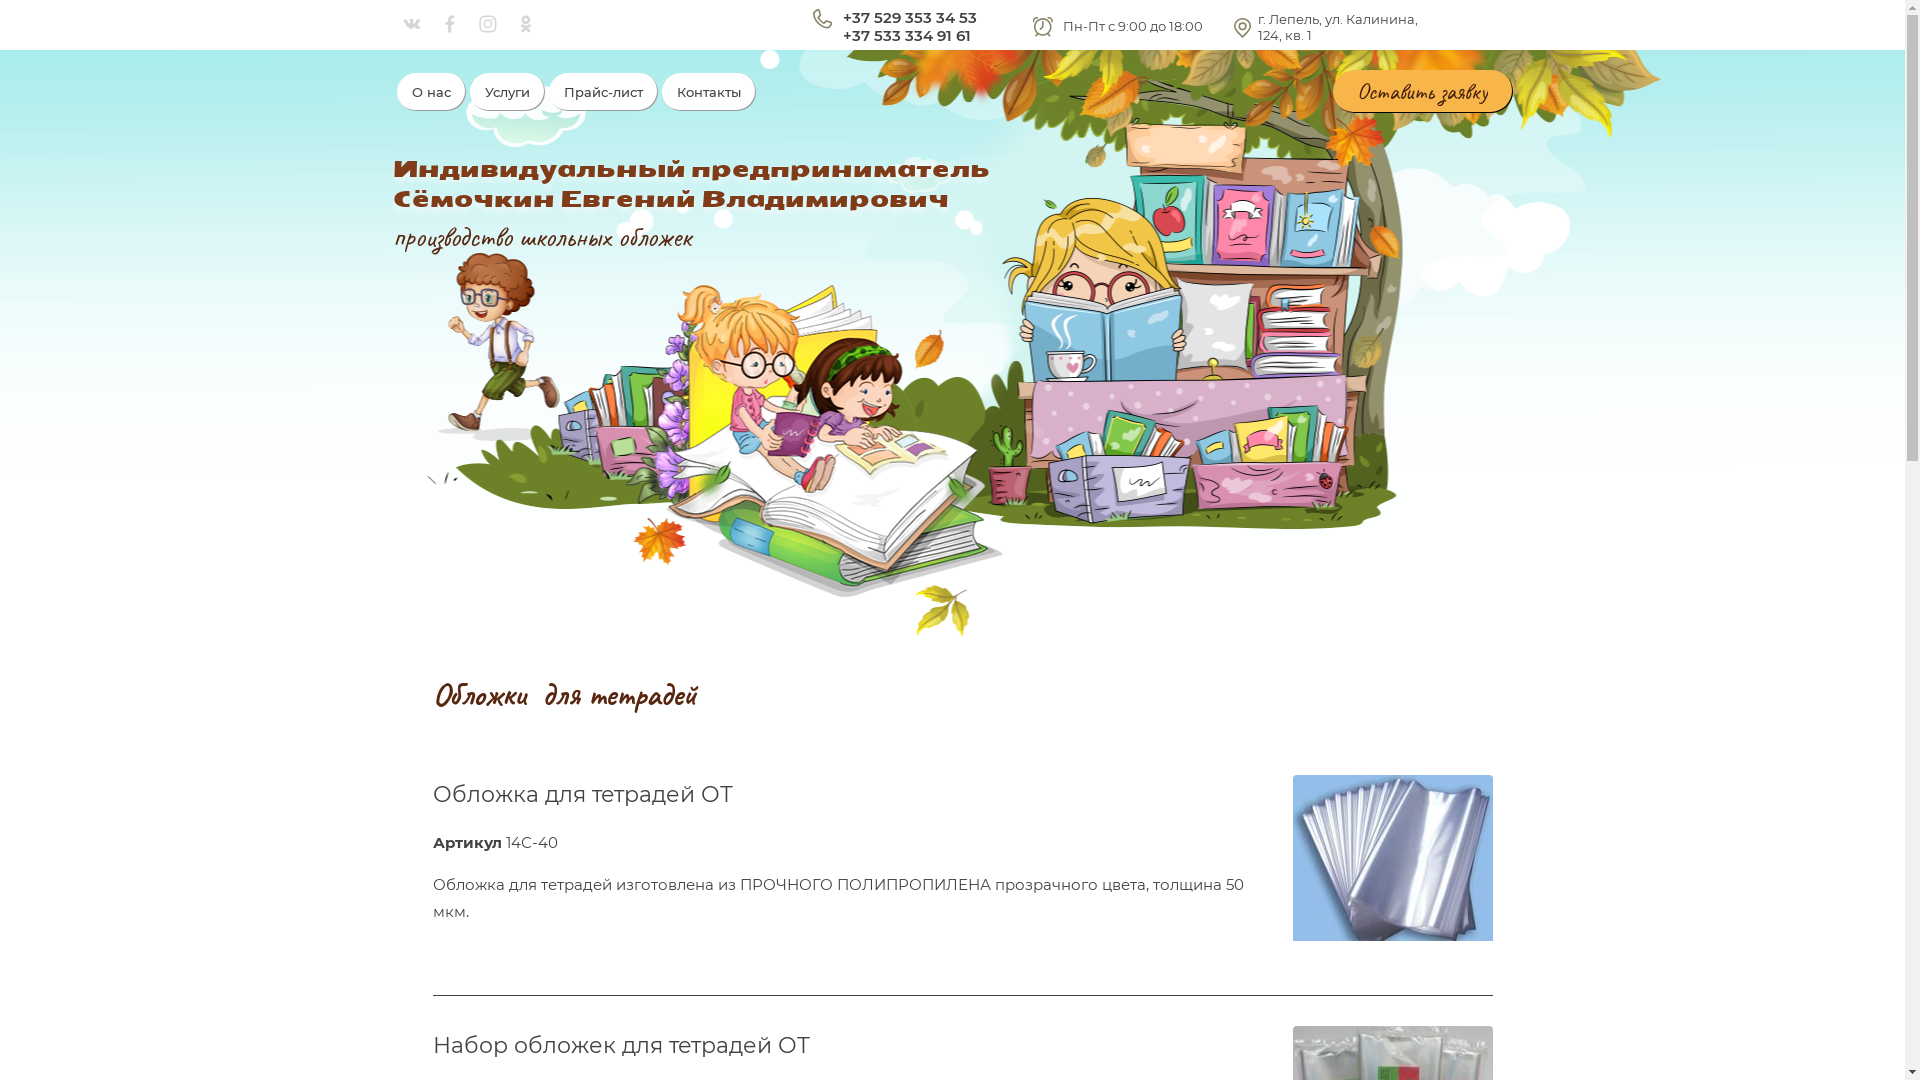  What do you see at coordinates (907, 17) in the screenshot?
I see `'+37 529 353 34 53'` at bounding box center [907, 17].